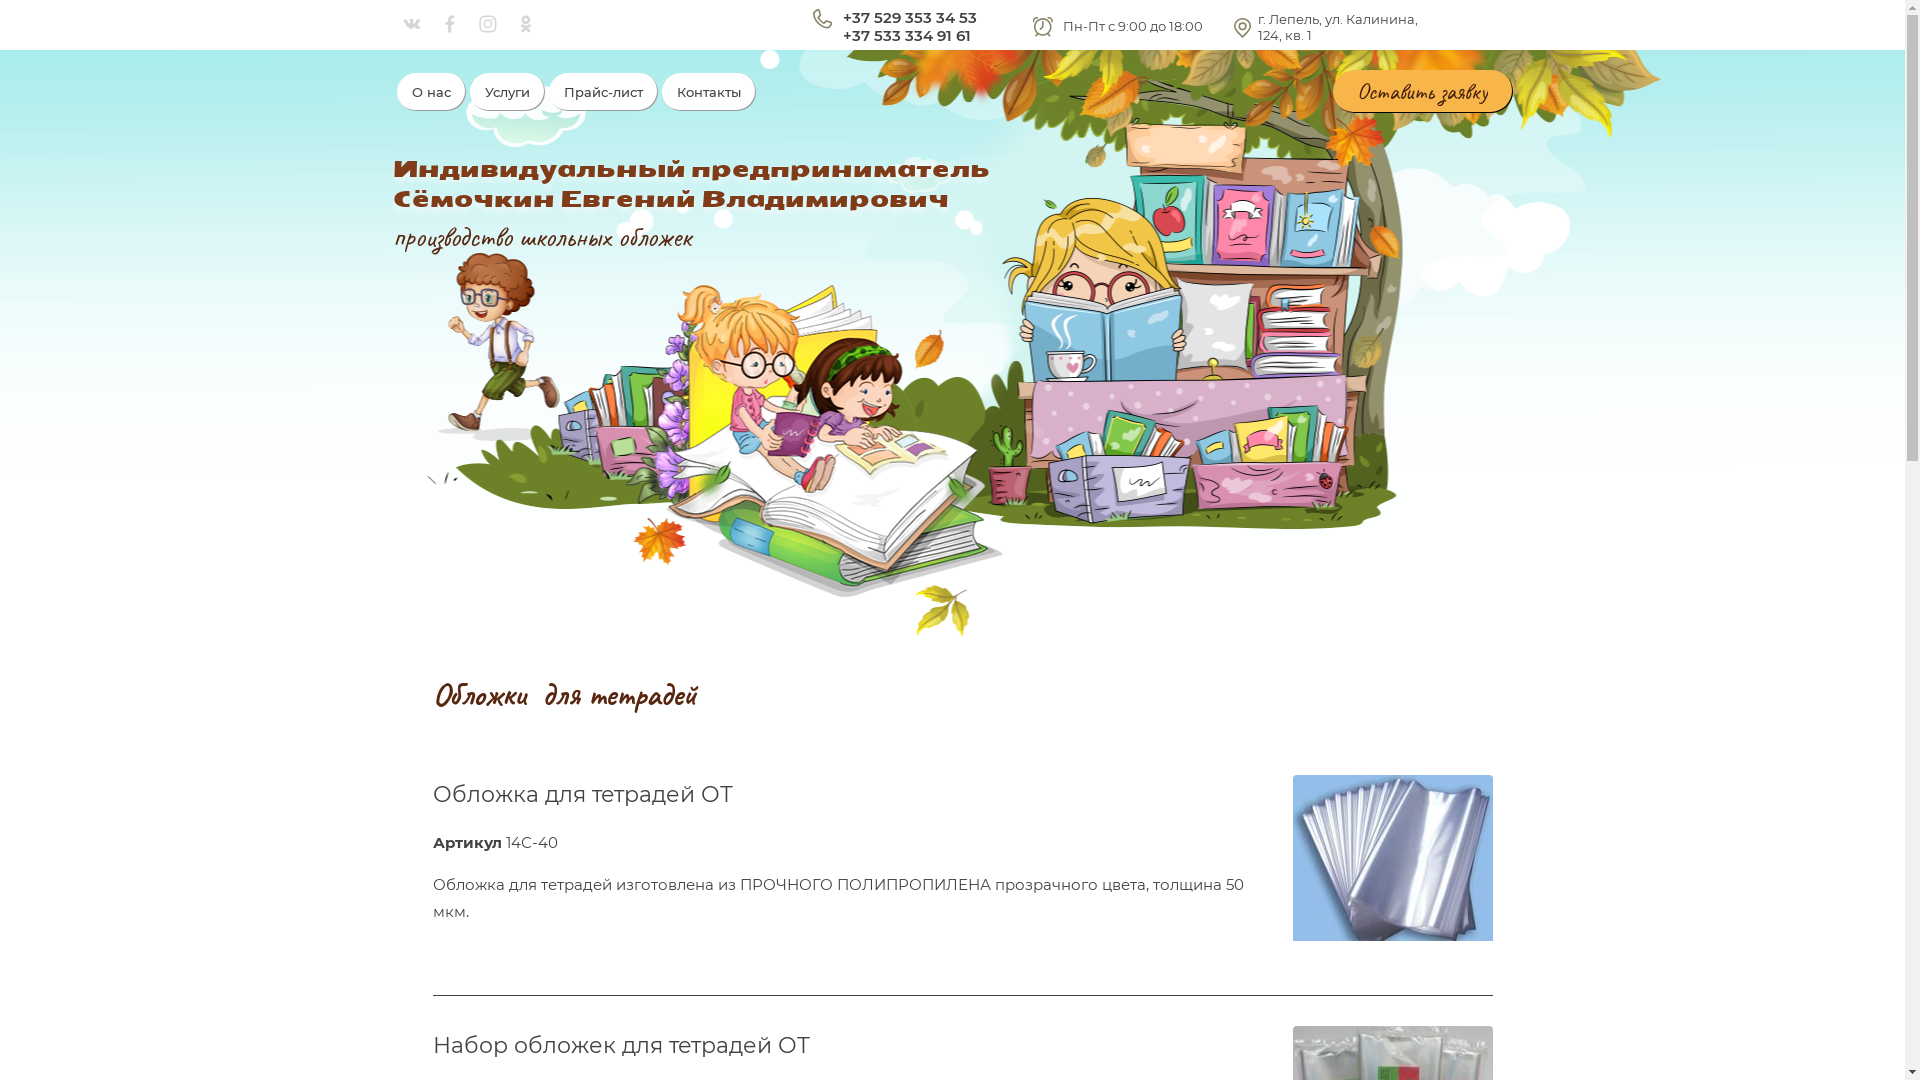  What do you see at coordinates (907, 17) in the screenshot?
I see `'+37 529 353 34 53'` at bounding box center [907, 17].